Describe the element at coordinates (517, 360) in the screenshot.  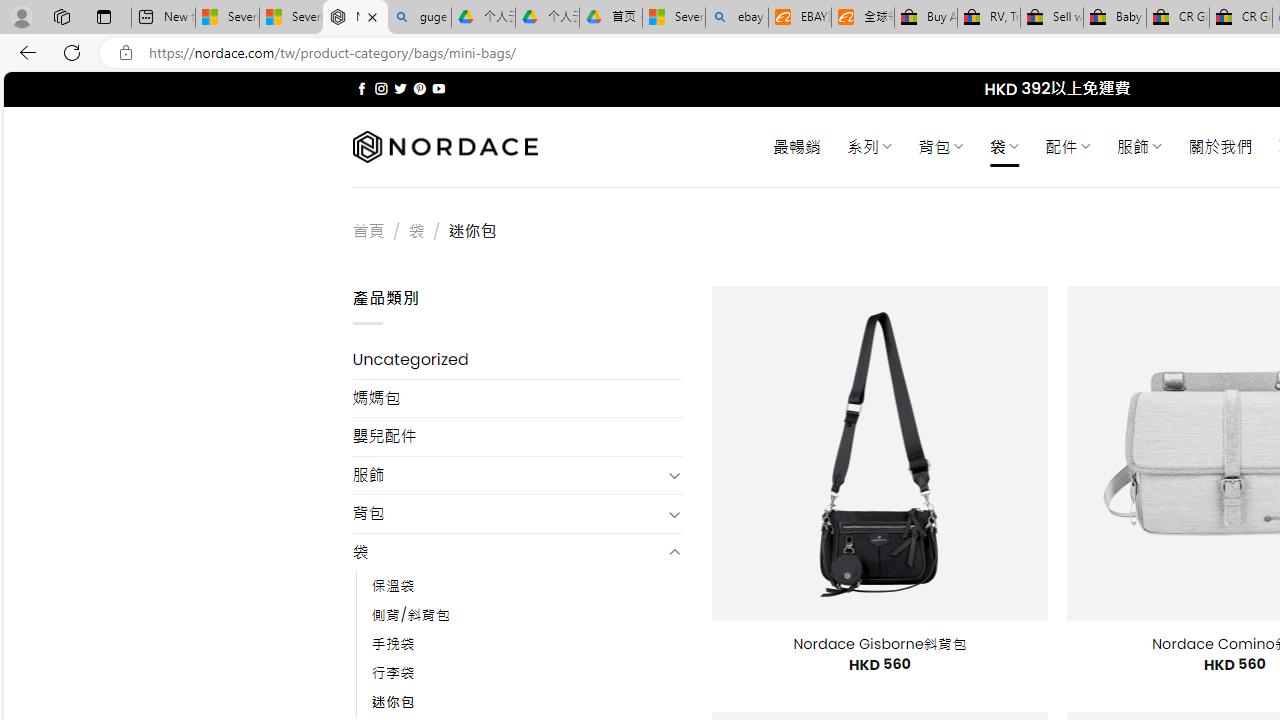
I see `'Uncategorized'` at that location.